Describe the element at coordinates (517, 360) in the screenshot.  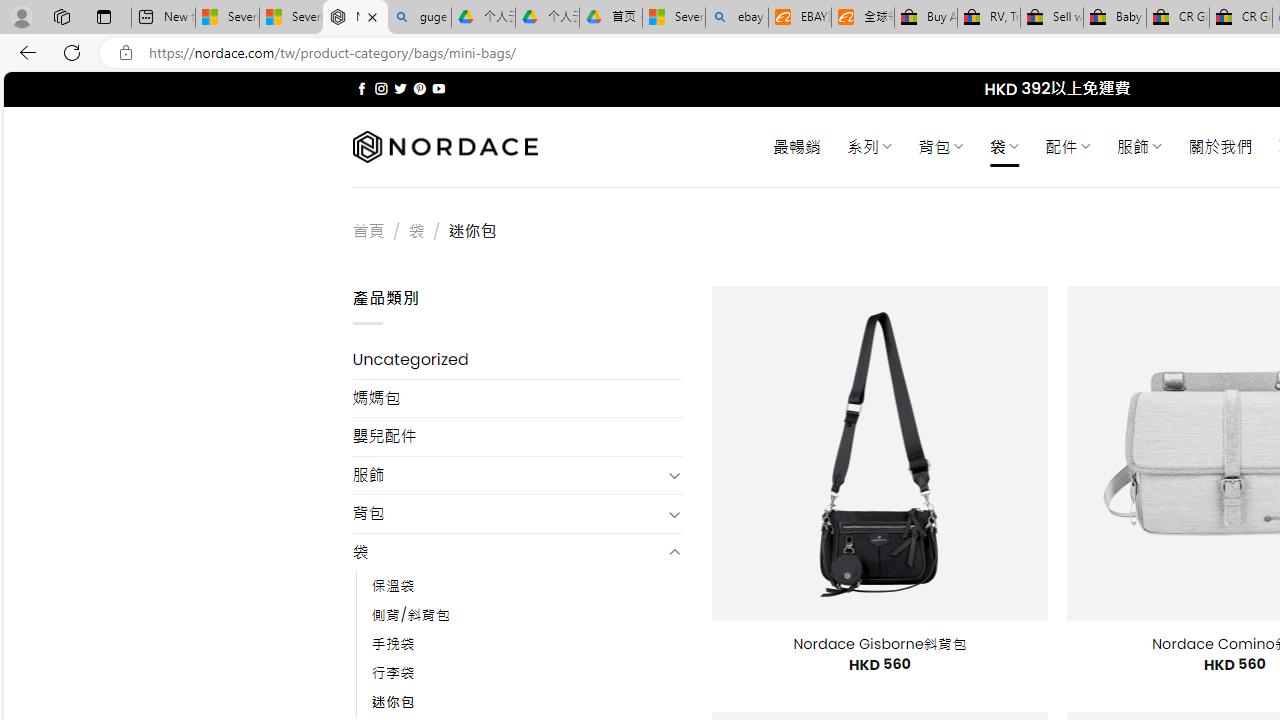
I see `'Uncategorized'` at that location.